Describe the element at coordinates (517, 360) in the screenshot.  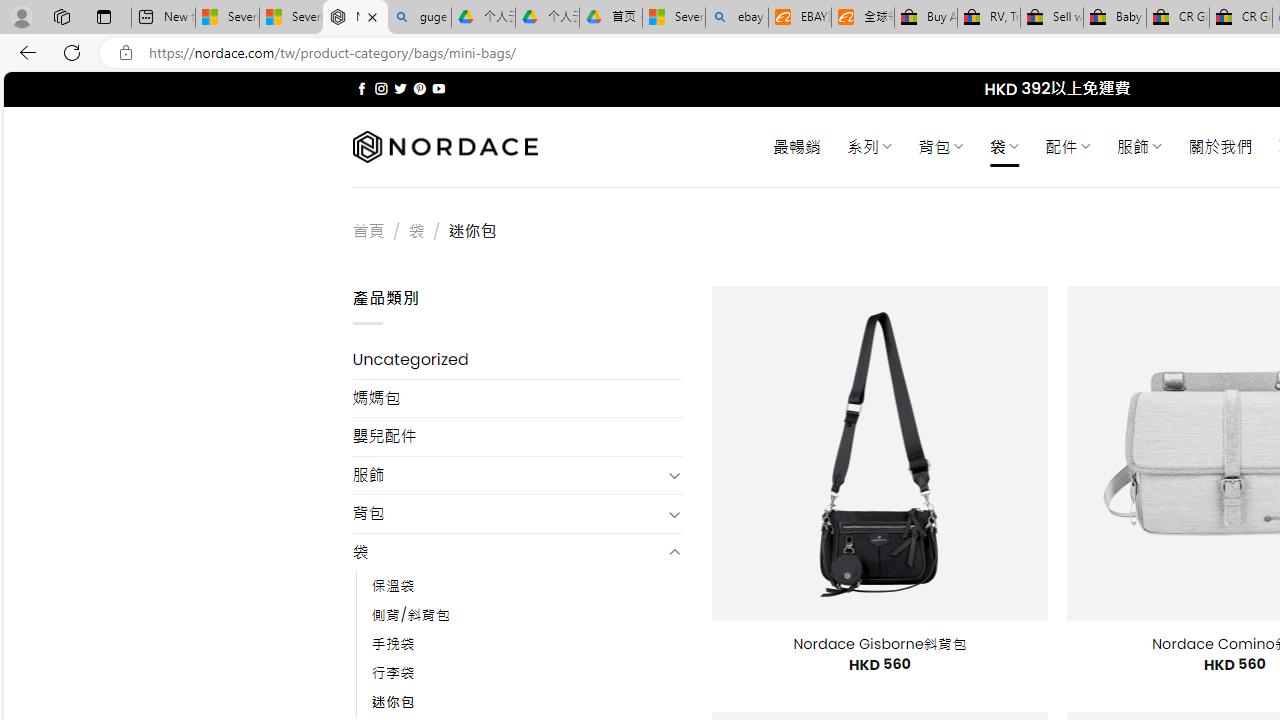
I see `'Uncategorized'` at that location.